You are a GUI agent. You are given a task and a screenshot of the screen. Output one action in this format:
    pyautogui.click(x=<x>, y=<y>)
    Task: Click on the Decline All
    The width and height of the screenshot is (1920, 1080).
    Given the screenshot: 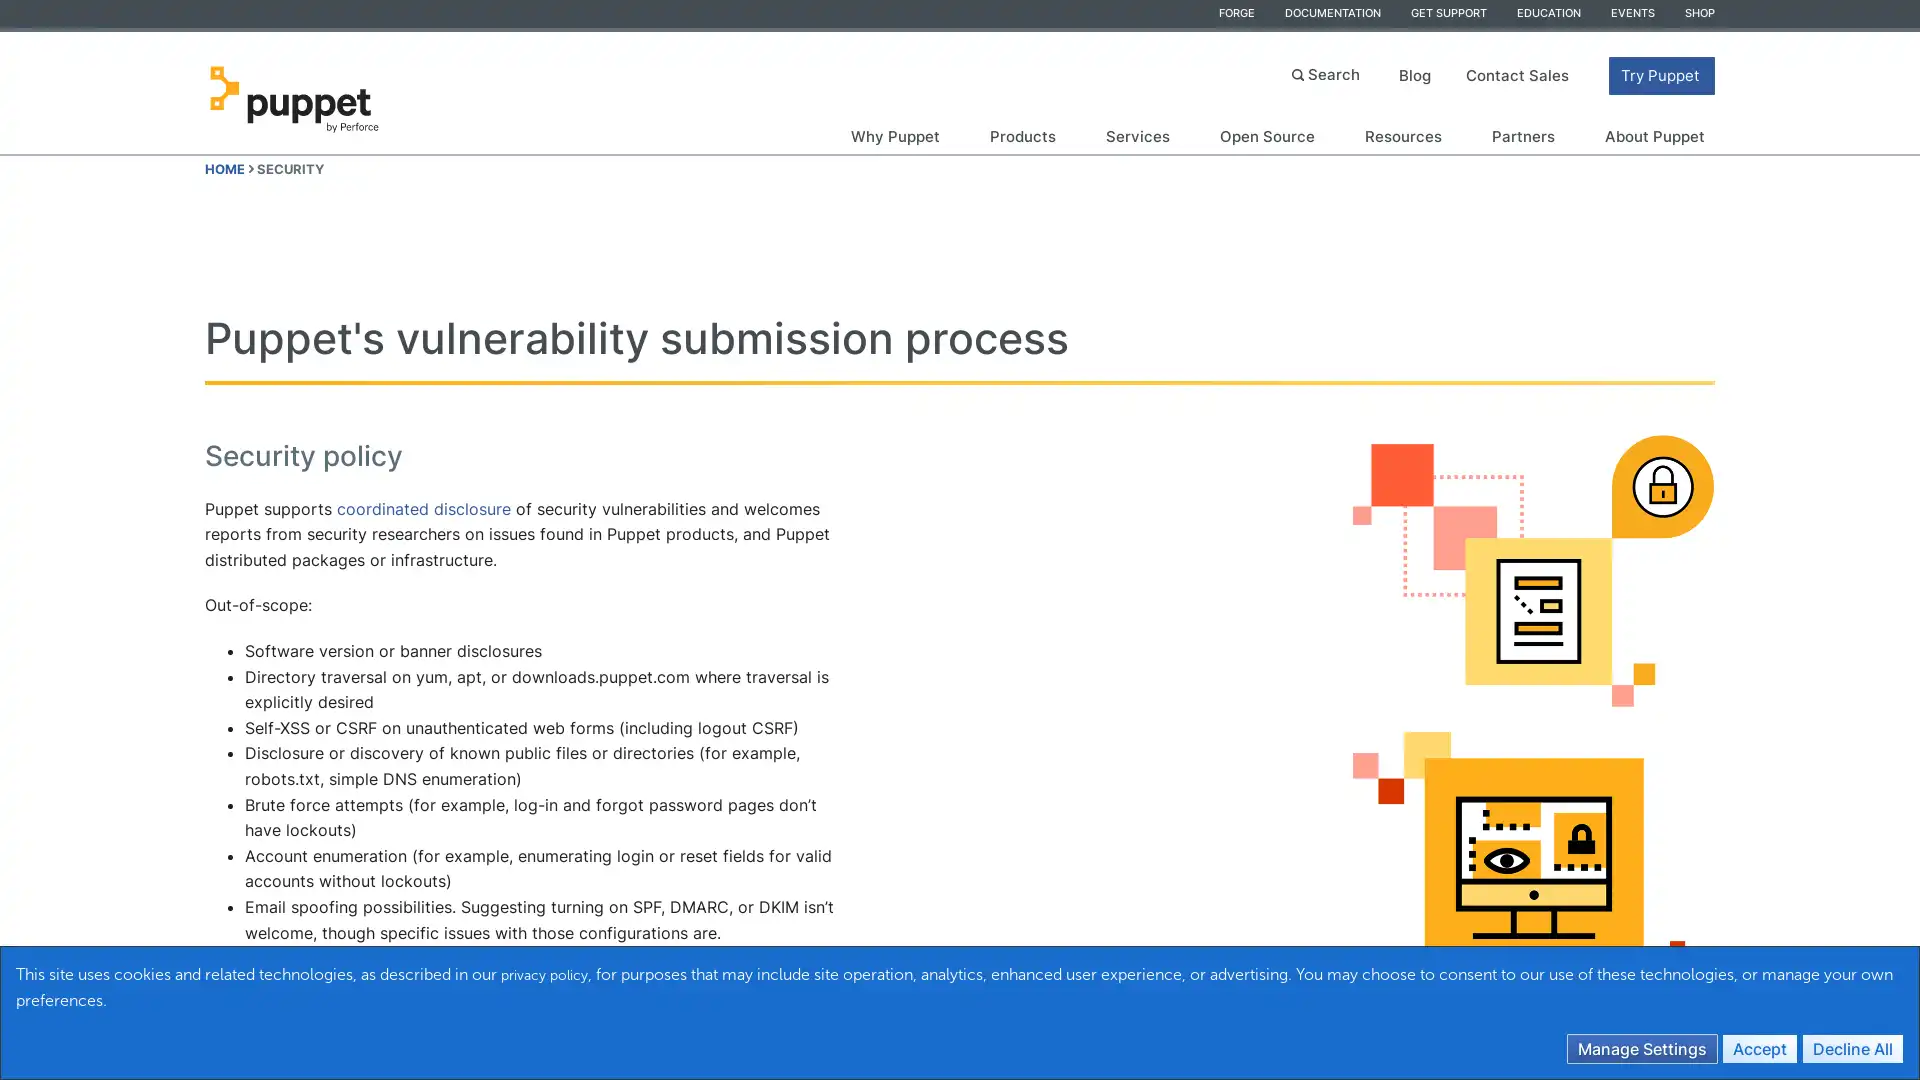 What is the action you would take?
    pyautogui.click(x=1851, y=1047)
    